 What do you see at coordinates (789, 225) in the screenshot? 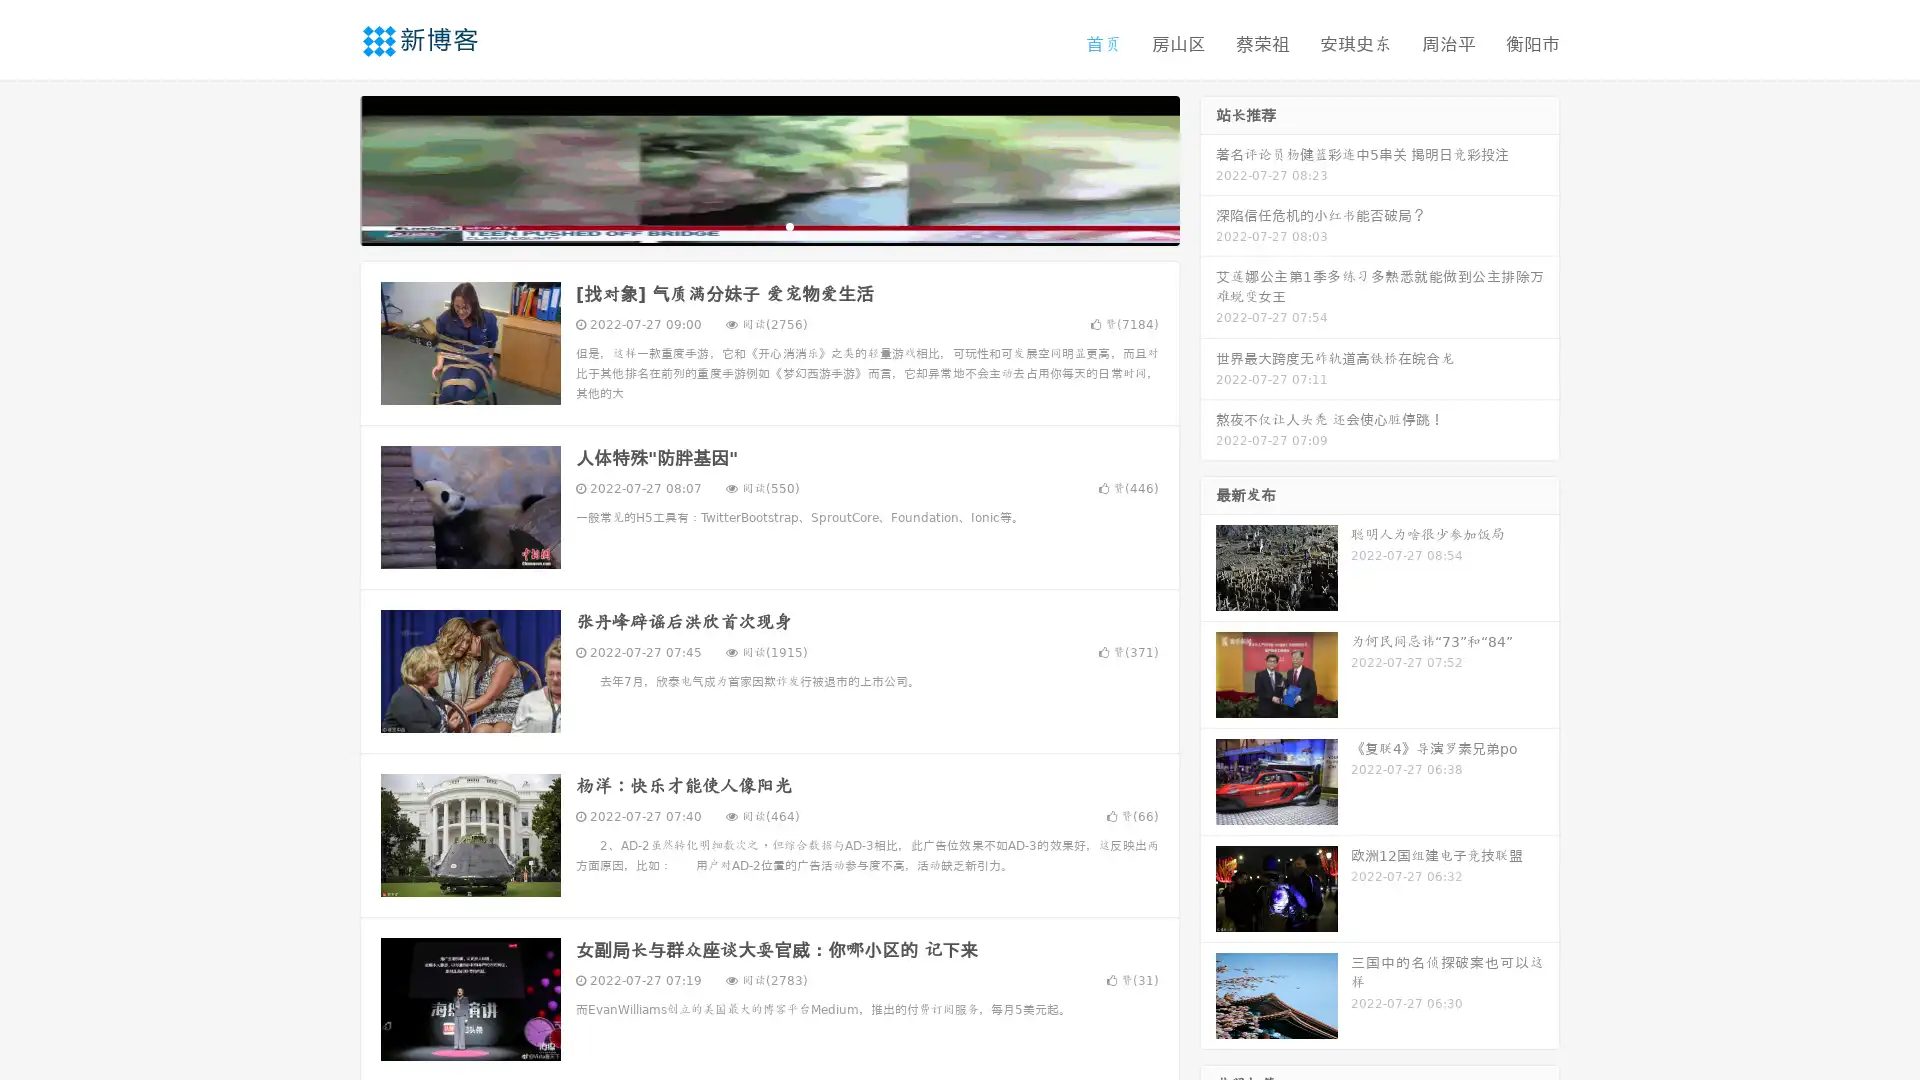
I see `Go to slide 3` at bounding box center [789, 225].